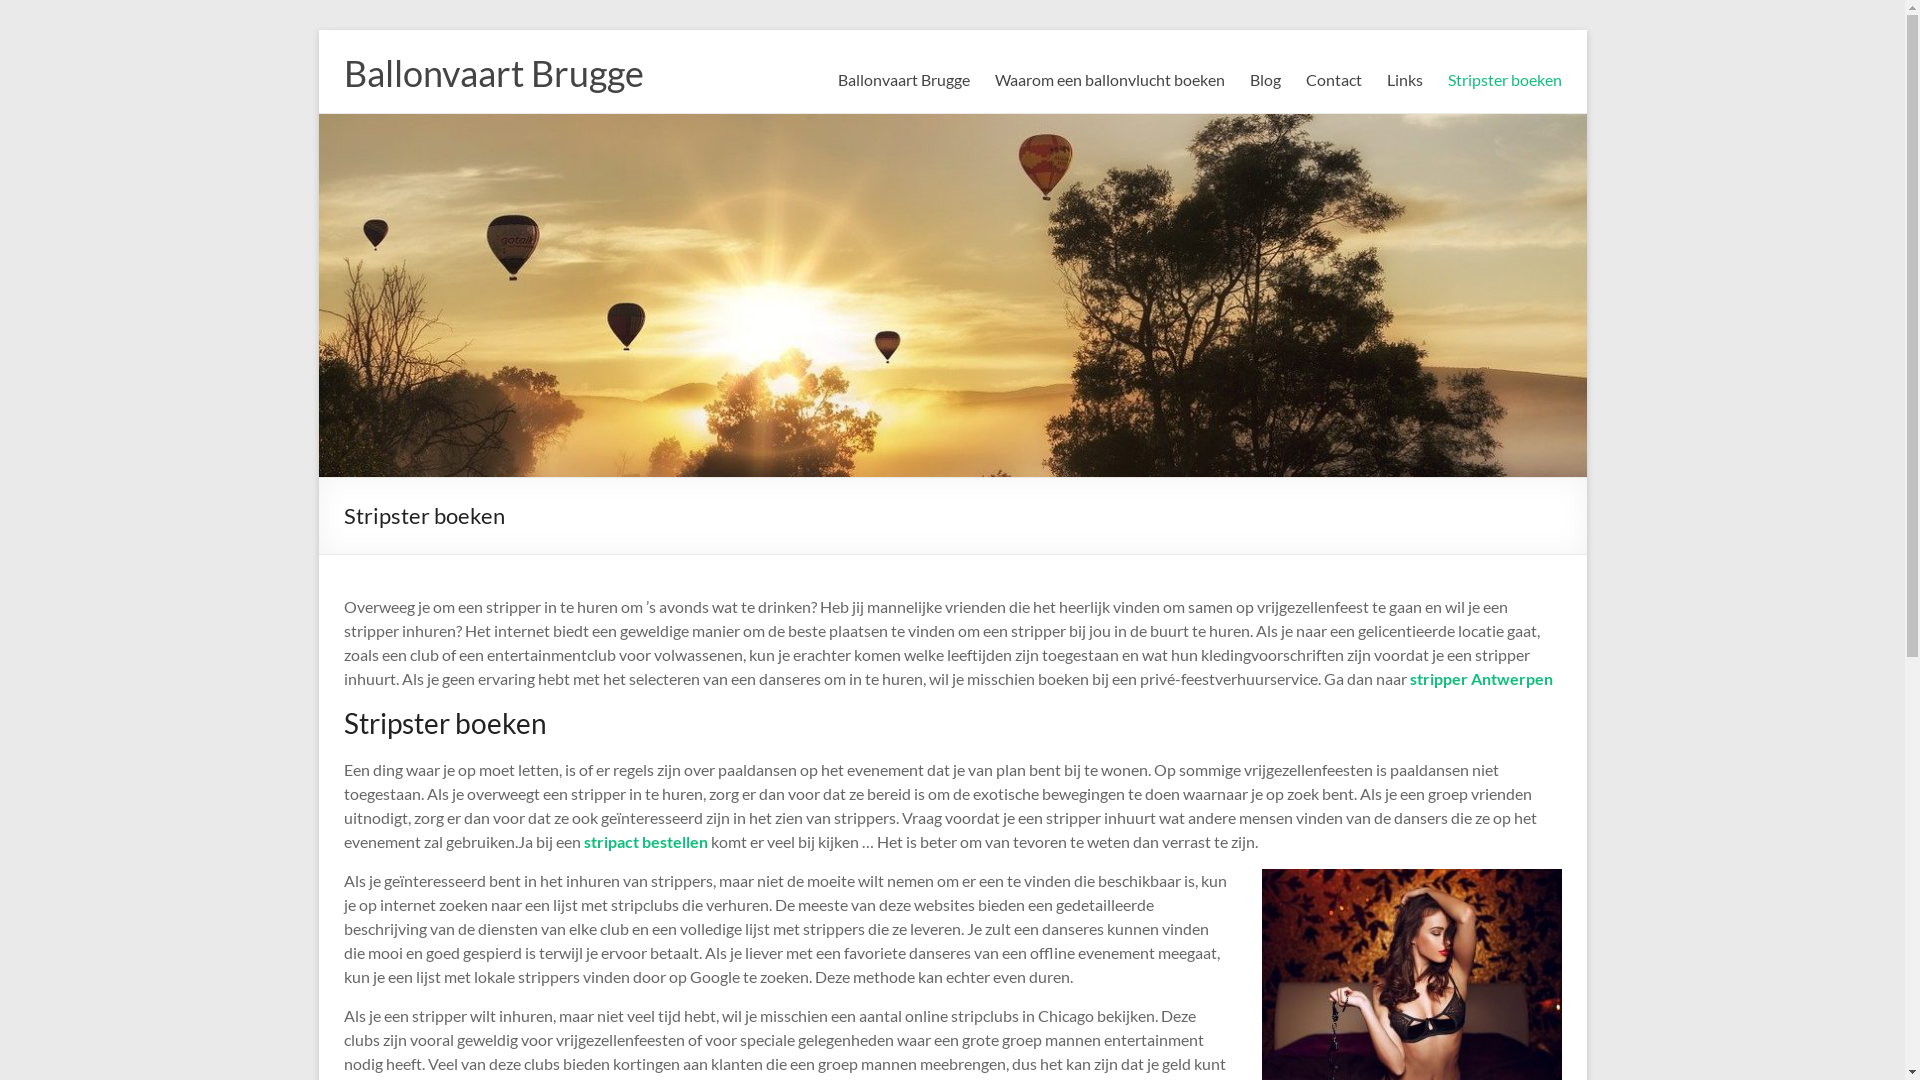  What do you see at coordinates (1305, 79) in the screenshot?
I see `'Contact'` at bounding box center [1305, 79].